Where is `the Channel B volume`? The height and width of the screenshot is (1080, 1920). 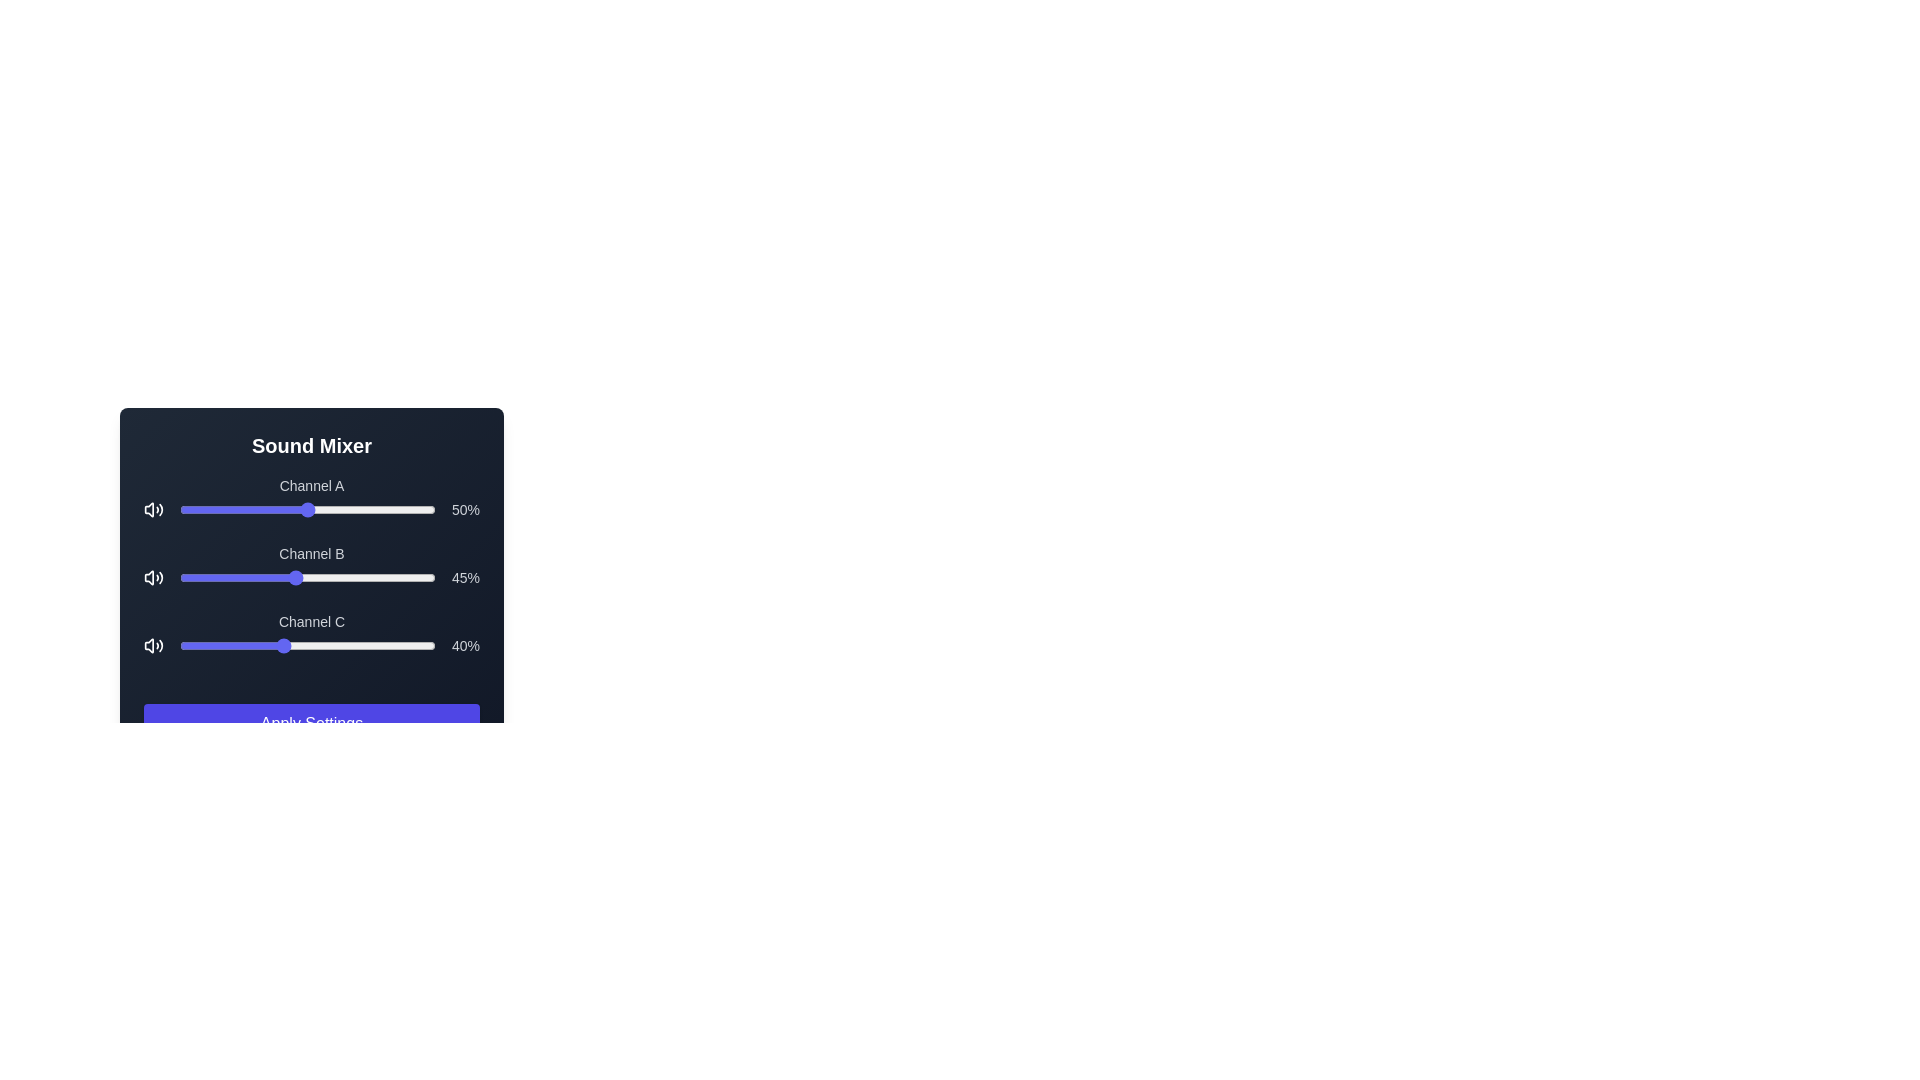
the Channel B volume is located at coordinates (348, 578).